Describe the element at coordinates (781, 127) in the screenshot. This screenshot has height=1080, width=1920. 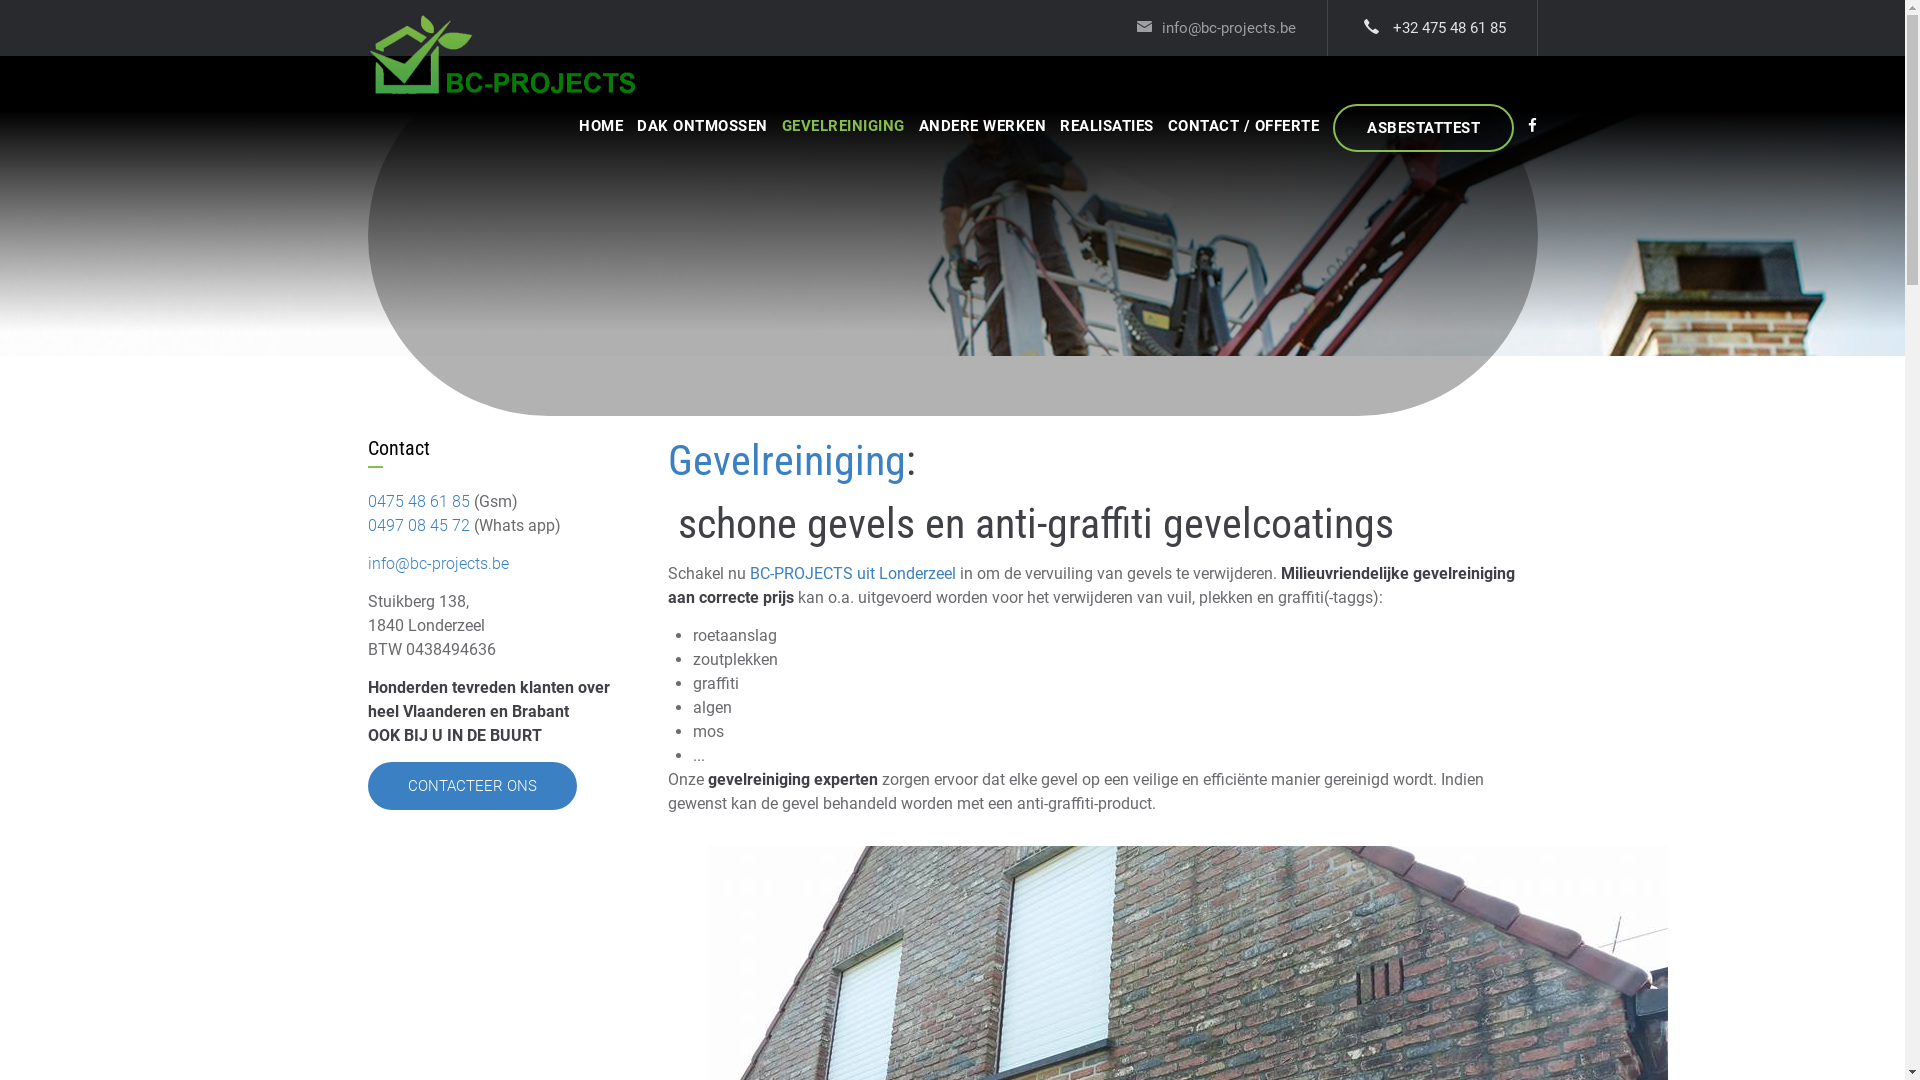
I see `'GEVELREINIGING'` at that location.